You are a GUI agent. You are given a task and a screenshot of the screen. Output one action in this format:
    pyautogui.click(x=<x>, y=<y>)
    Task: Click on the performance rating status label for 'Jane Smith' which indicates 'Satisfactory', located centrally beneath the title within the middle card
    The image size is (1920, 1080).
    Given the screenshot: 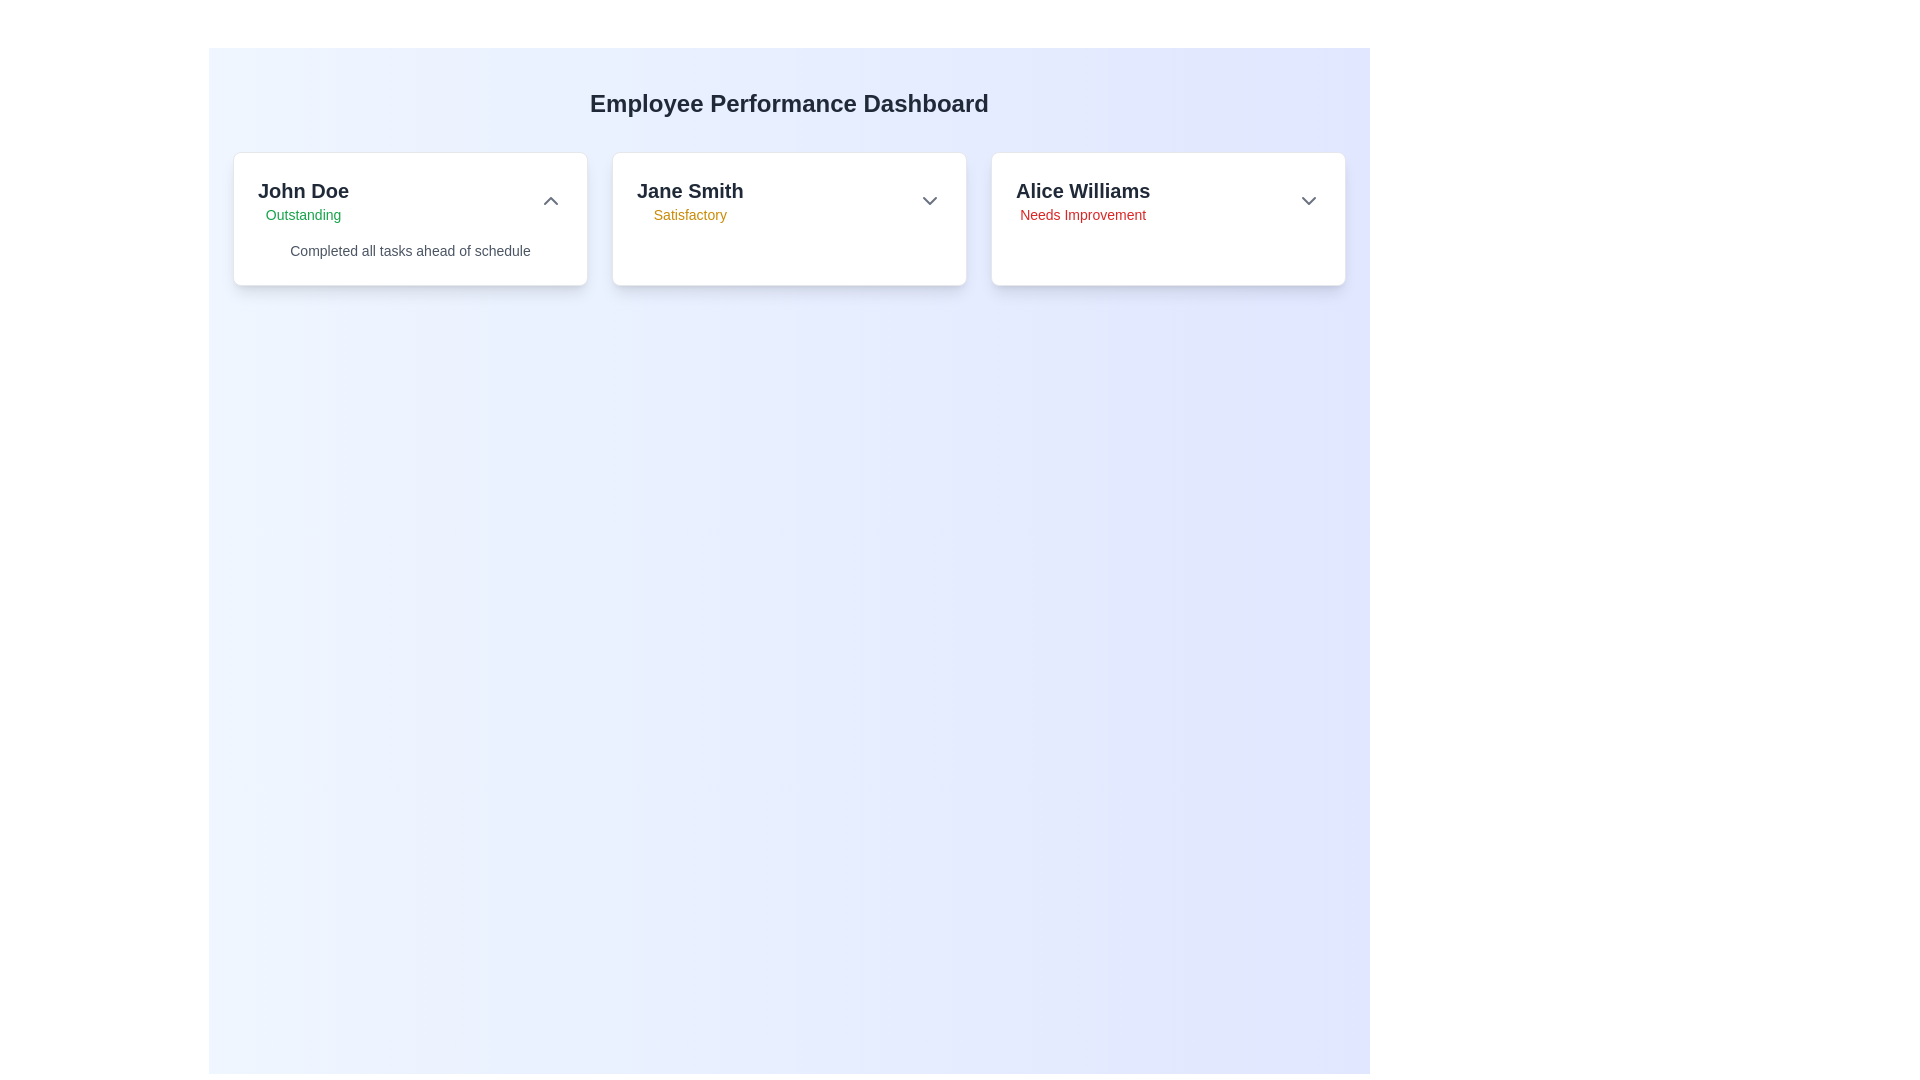 What is the action you would take?
    pyautogui.click(x=690, y=215)
    